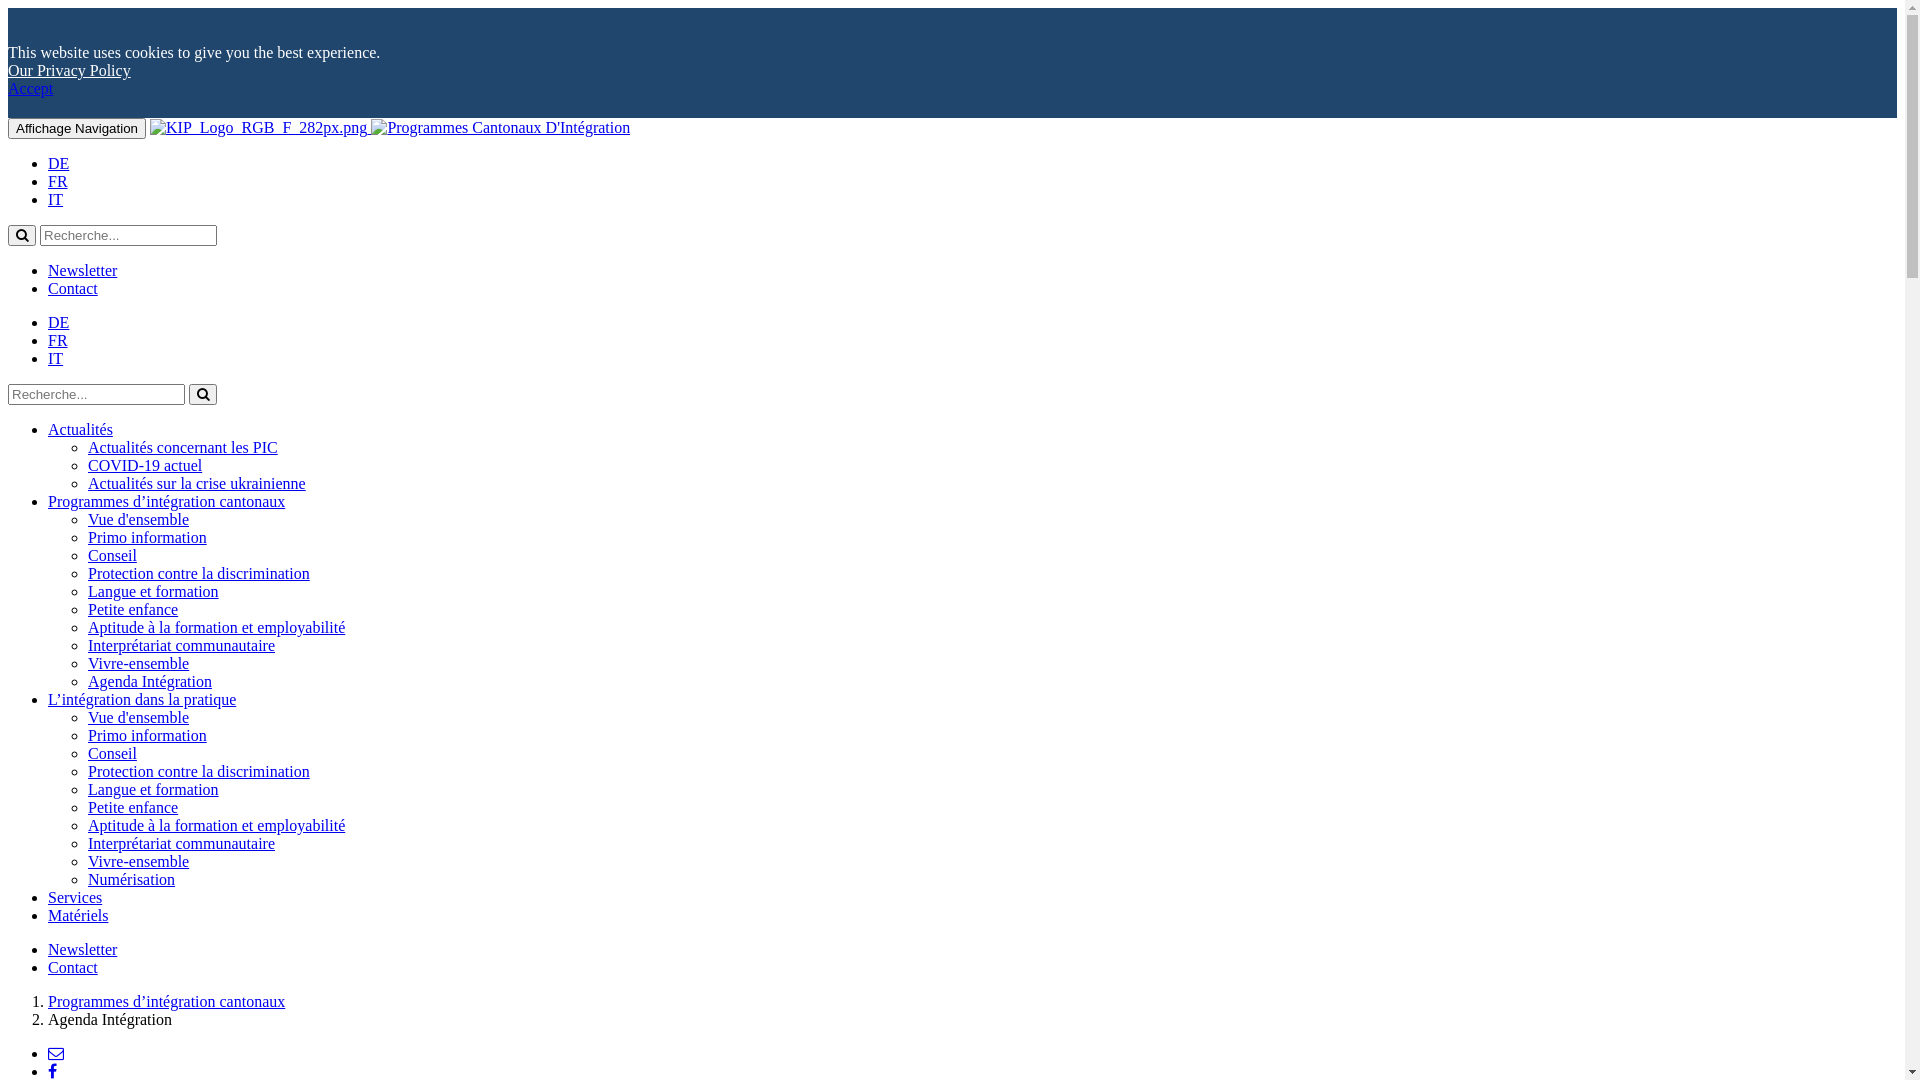 Image resolution: width=1920 pixels, height=1080 pixels. Describe the element at coordinates (152, 788) in the screenshot. I see `'Langue et formation'` at that location.